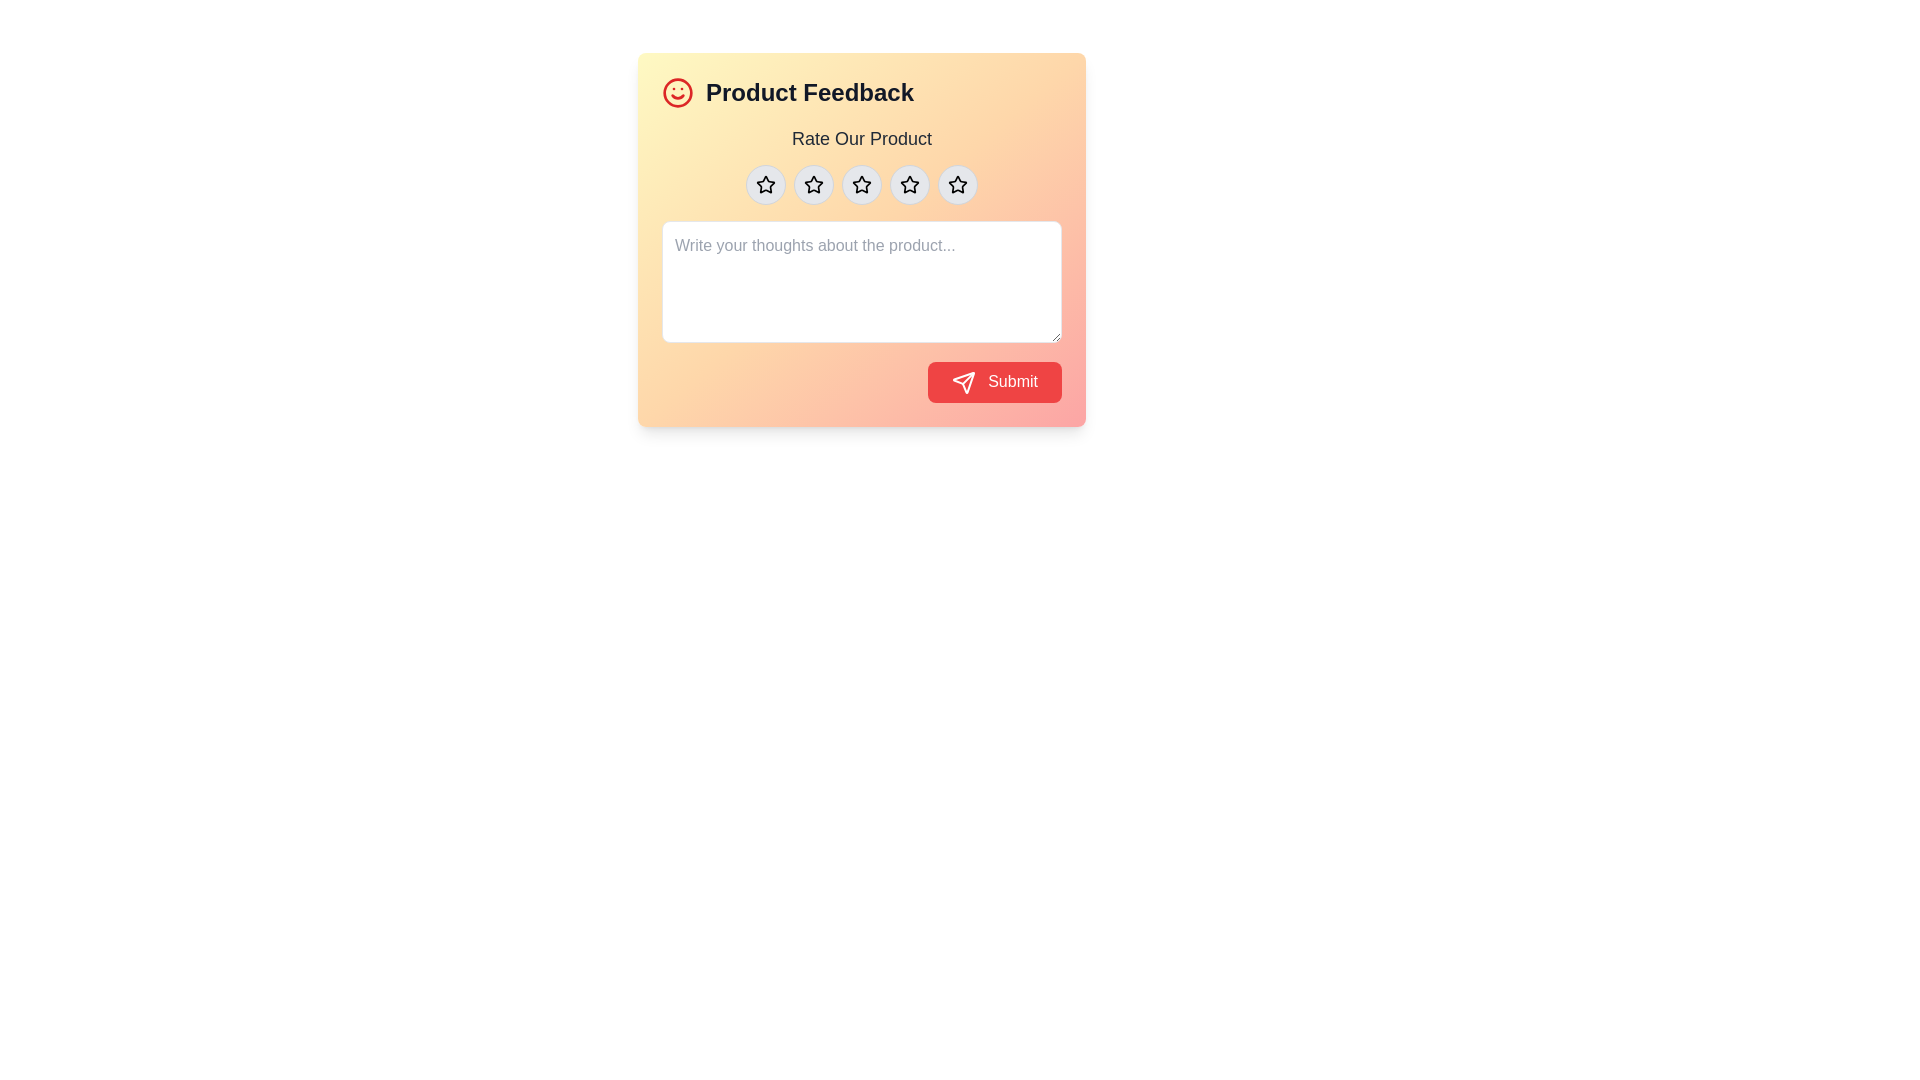  I want to click on the third star button in the five-star rating system, so click(862, 185).